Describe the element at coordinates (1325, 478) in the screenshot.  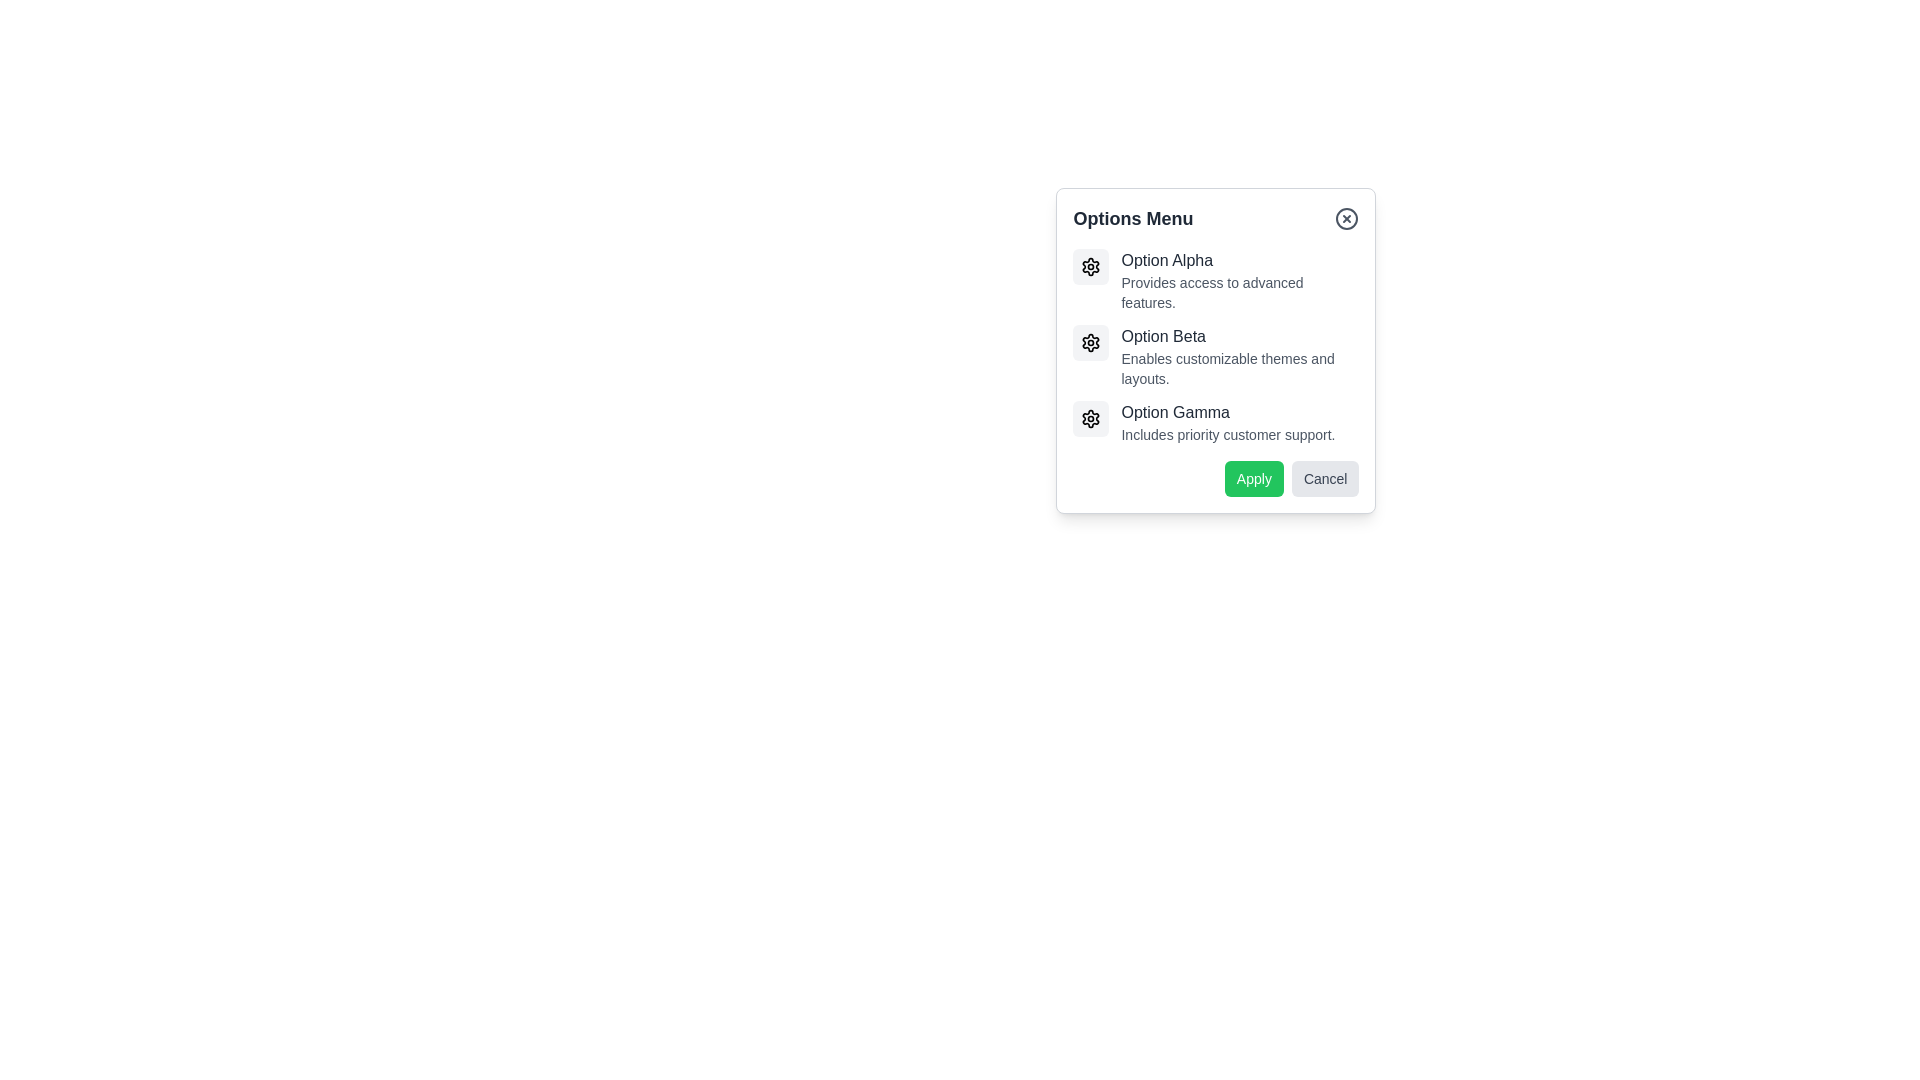
I see `the cancel button located at the bottom-right corner of the modal dialog box` at that location.